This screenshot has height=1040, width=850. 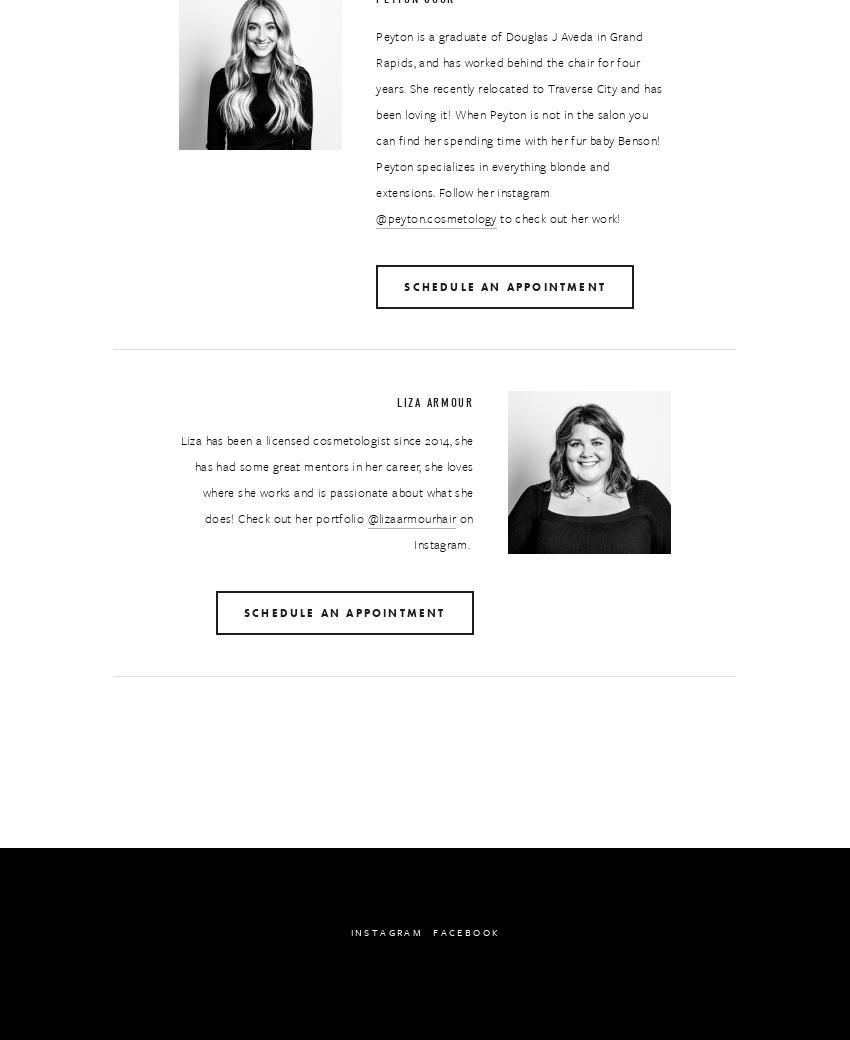 I want to click on 'to check out her work!', so click(x=558, y=217).